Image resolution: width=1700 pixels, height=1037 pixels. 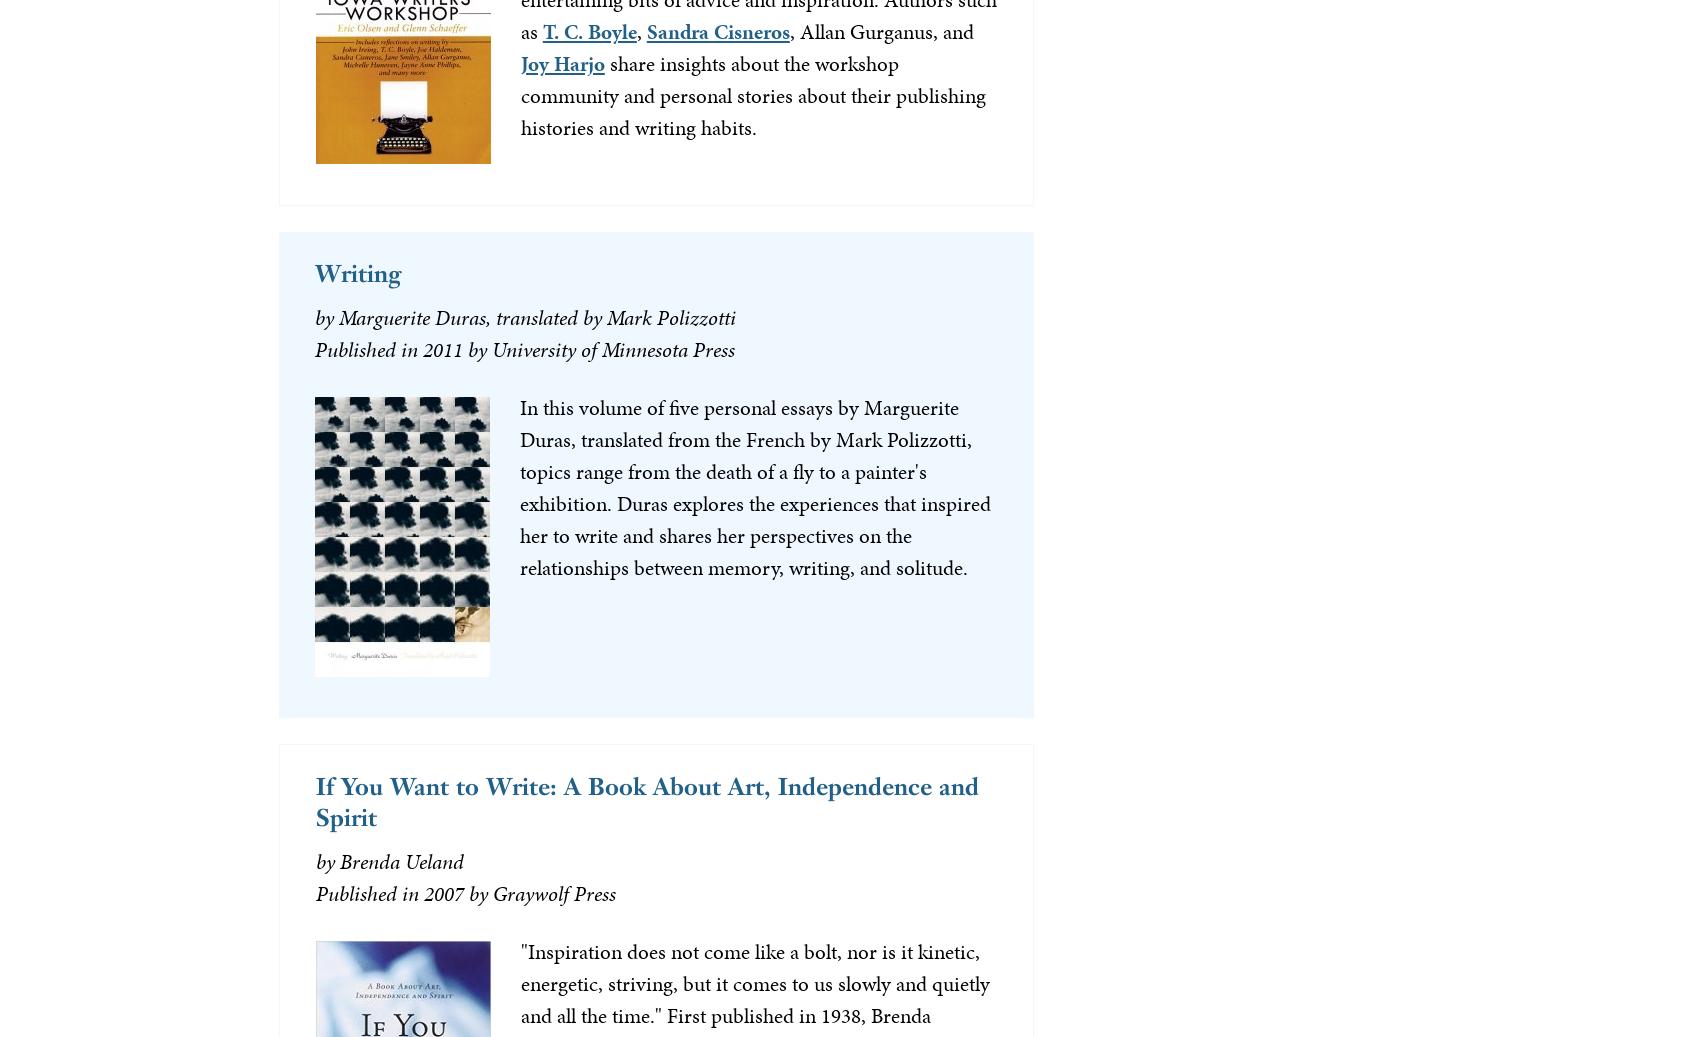 I want to click on ',', so click(x=641, y=30).